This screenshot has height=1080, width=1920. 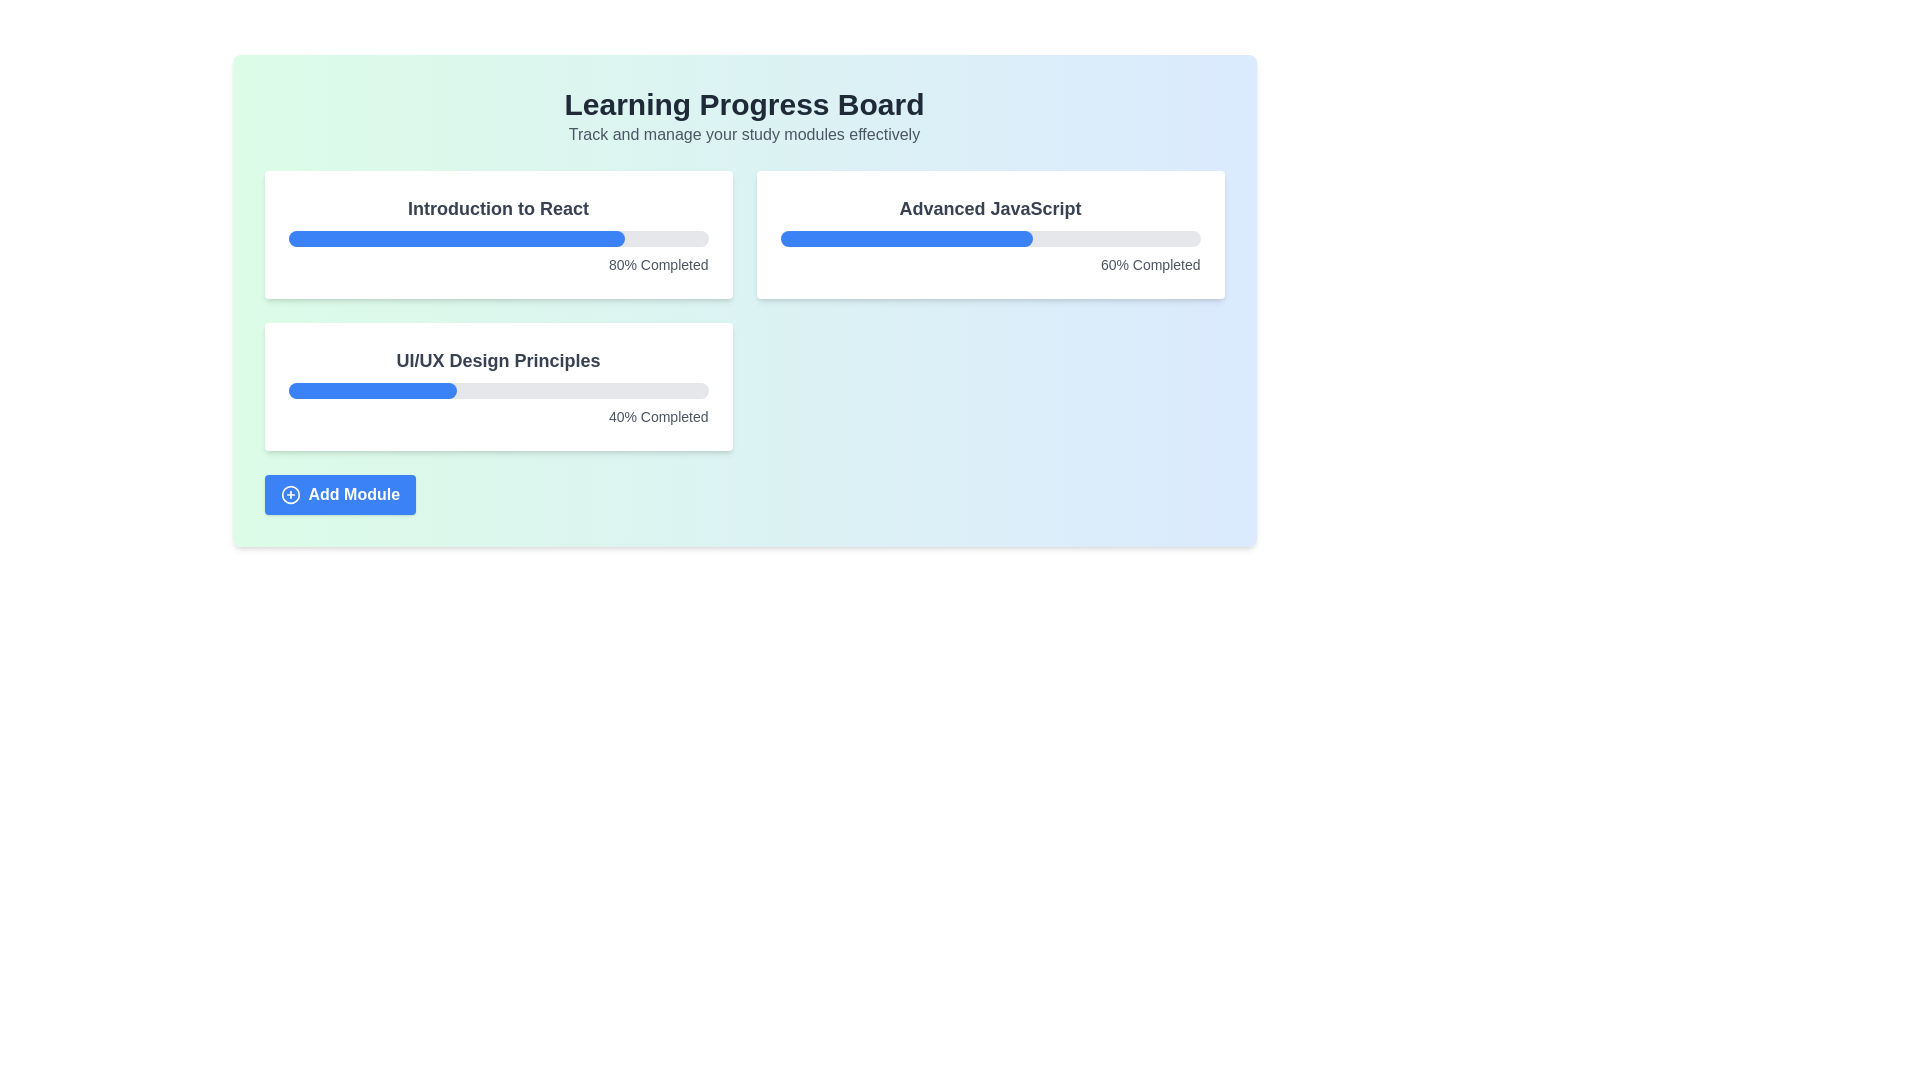 What do you see at coordinates (372, 390) in the screenshot?
I see `the 40% completion segment of the 'UI/UX Design Principles' progress bar located on the dashboard, which is the third module in the vertical arrangement` at bounding box center [372, 390].